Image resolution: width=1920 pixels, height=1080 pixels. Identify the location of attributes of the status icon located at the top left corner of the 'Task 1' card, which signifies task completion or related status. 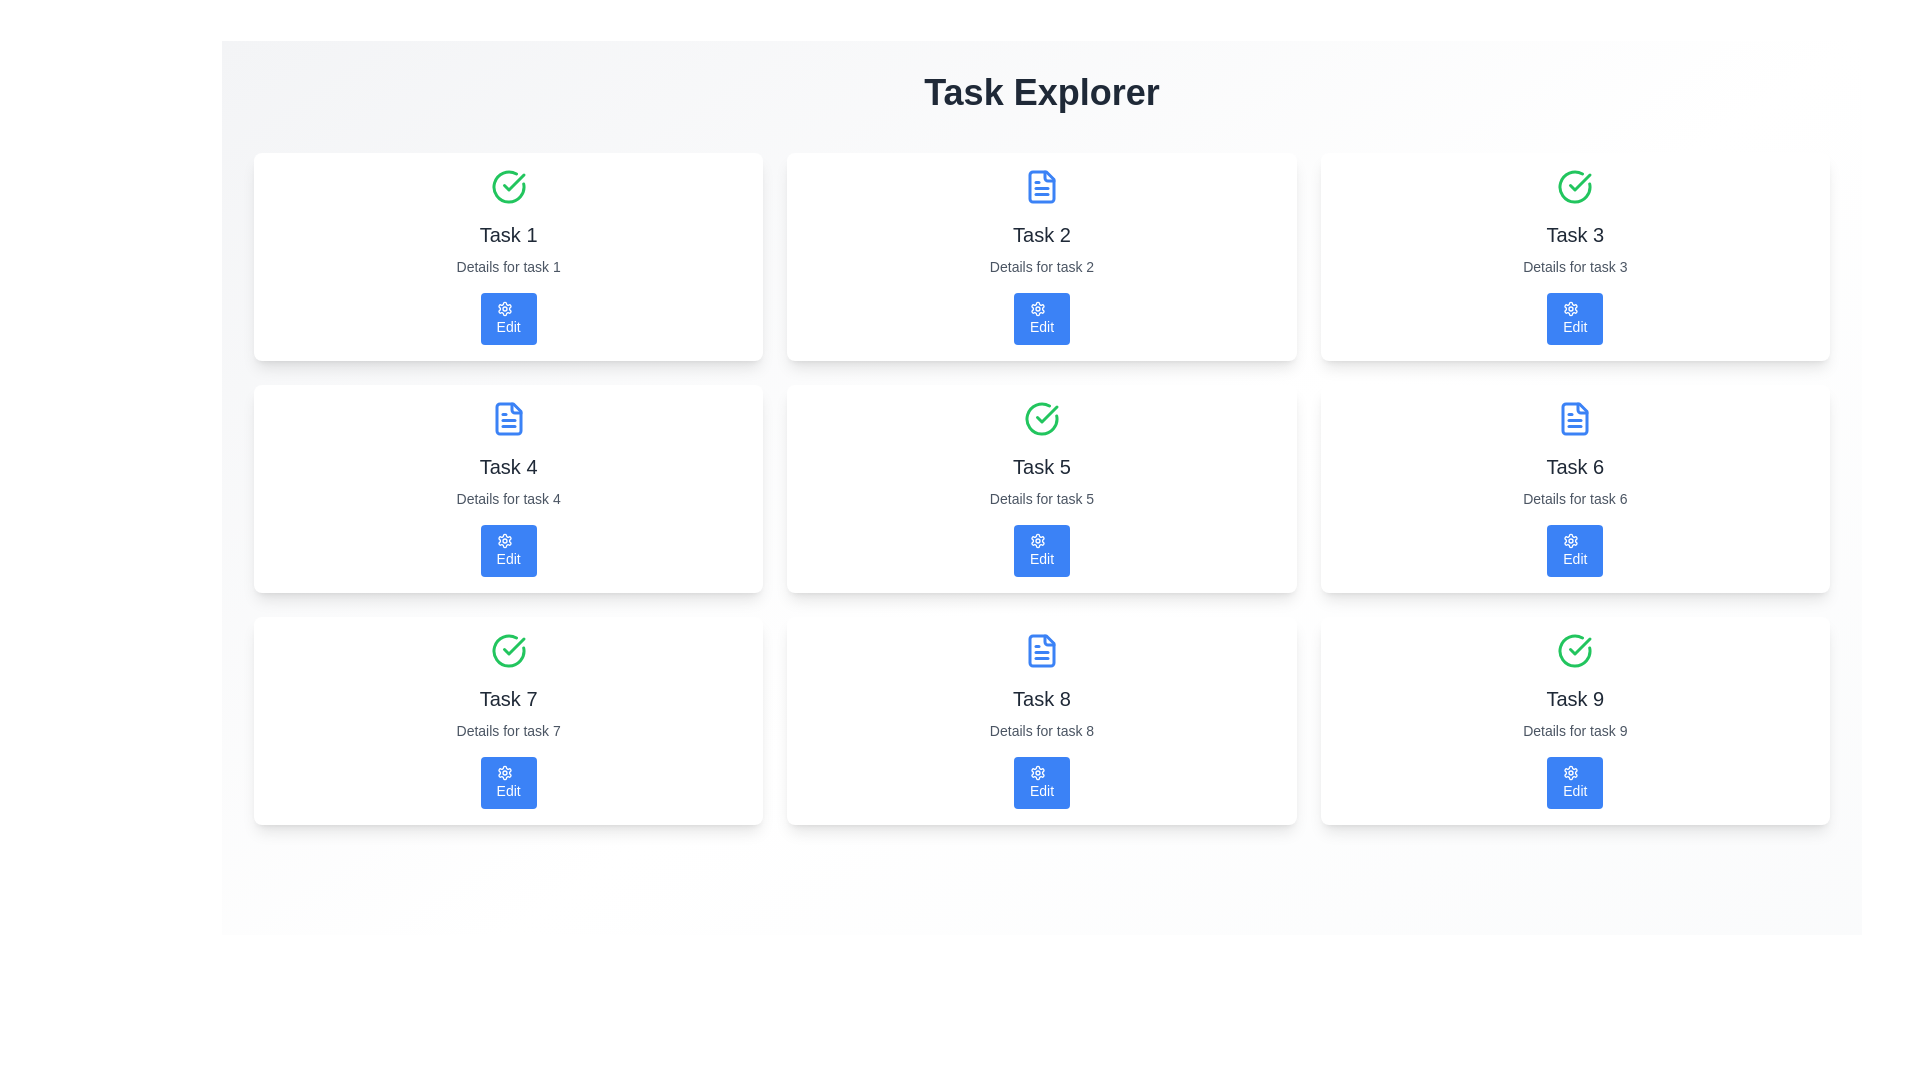
(513, 182).